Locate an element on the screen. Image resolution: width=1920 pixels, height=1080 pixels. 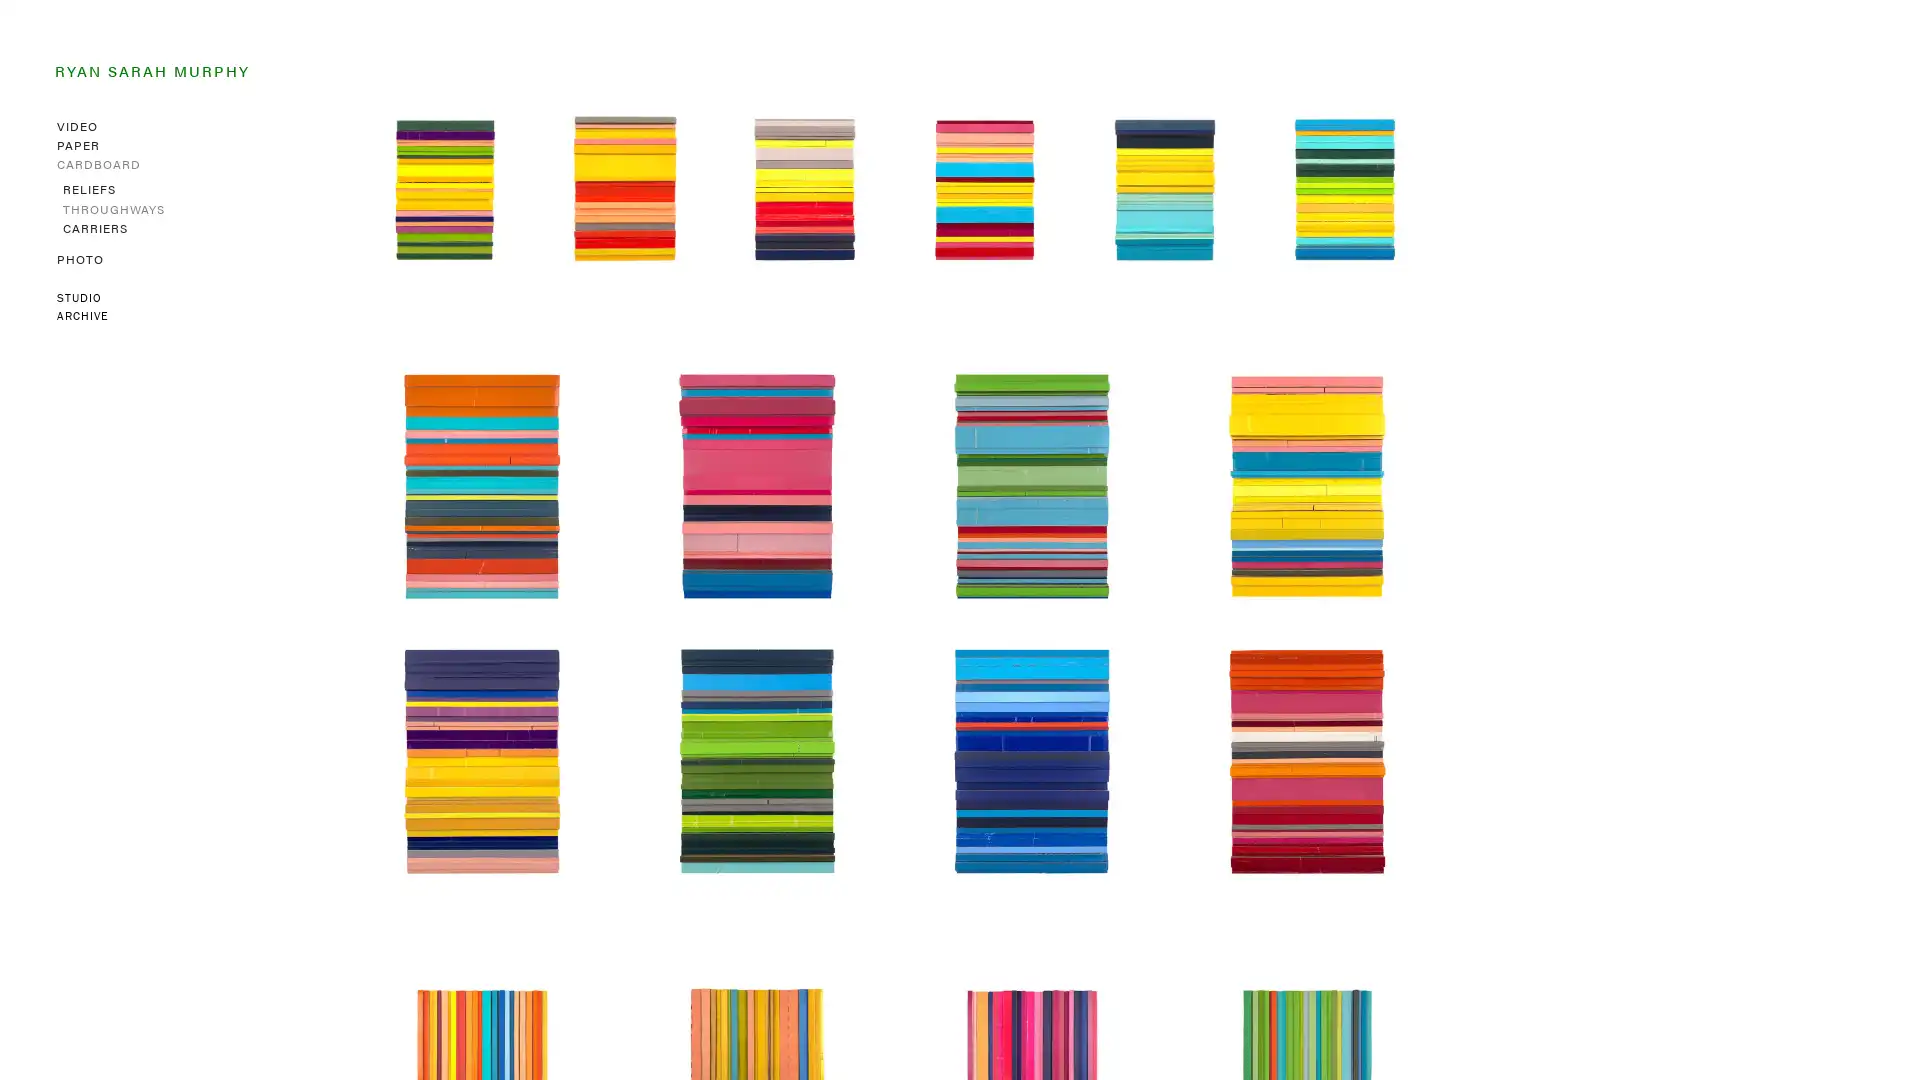
View fullsize Throughway (yellow line) - Riser , 2021 found (unpainted) cardboard 6 x 4 inches INQUIRE is located at coordinates (984, 189).